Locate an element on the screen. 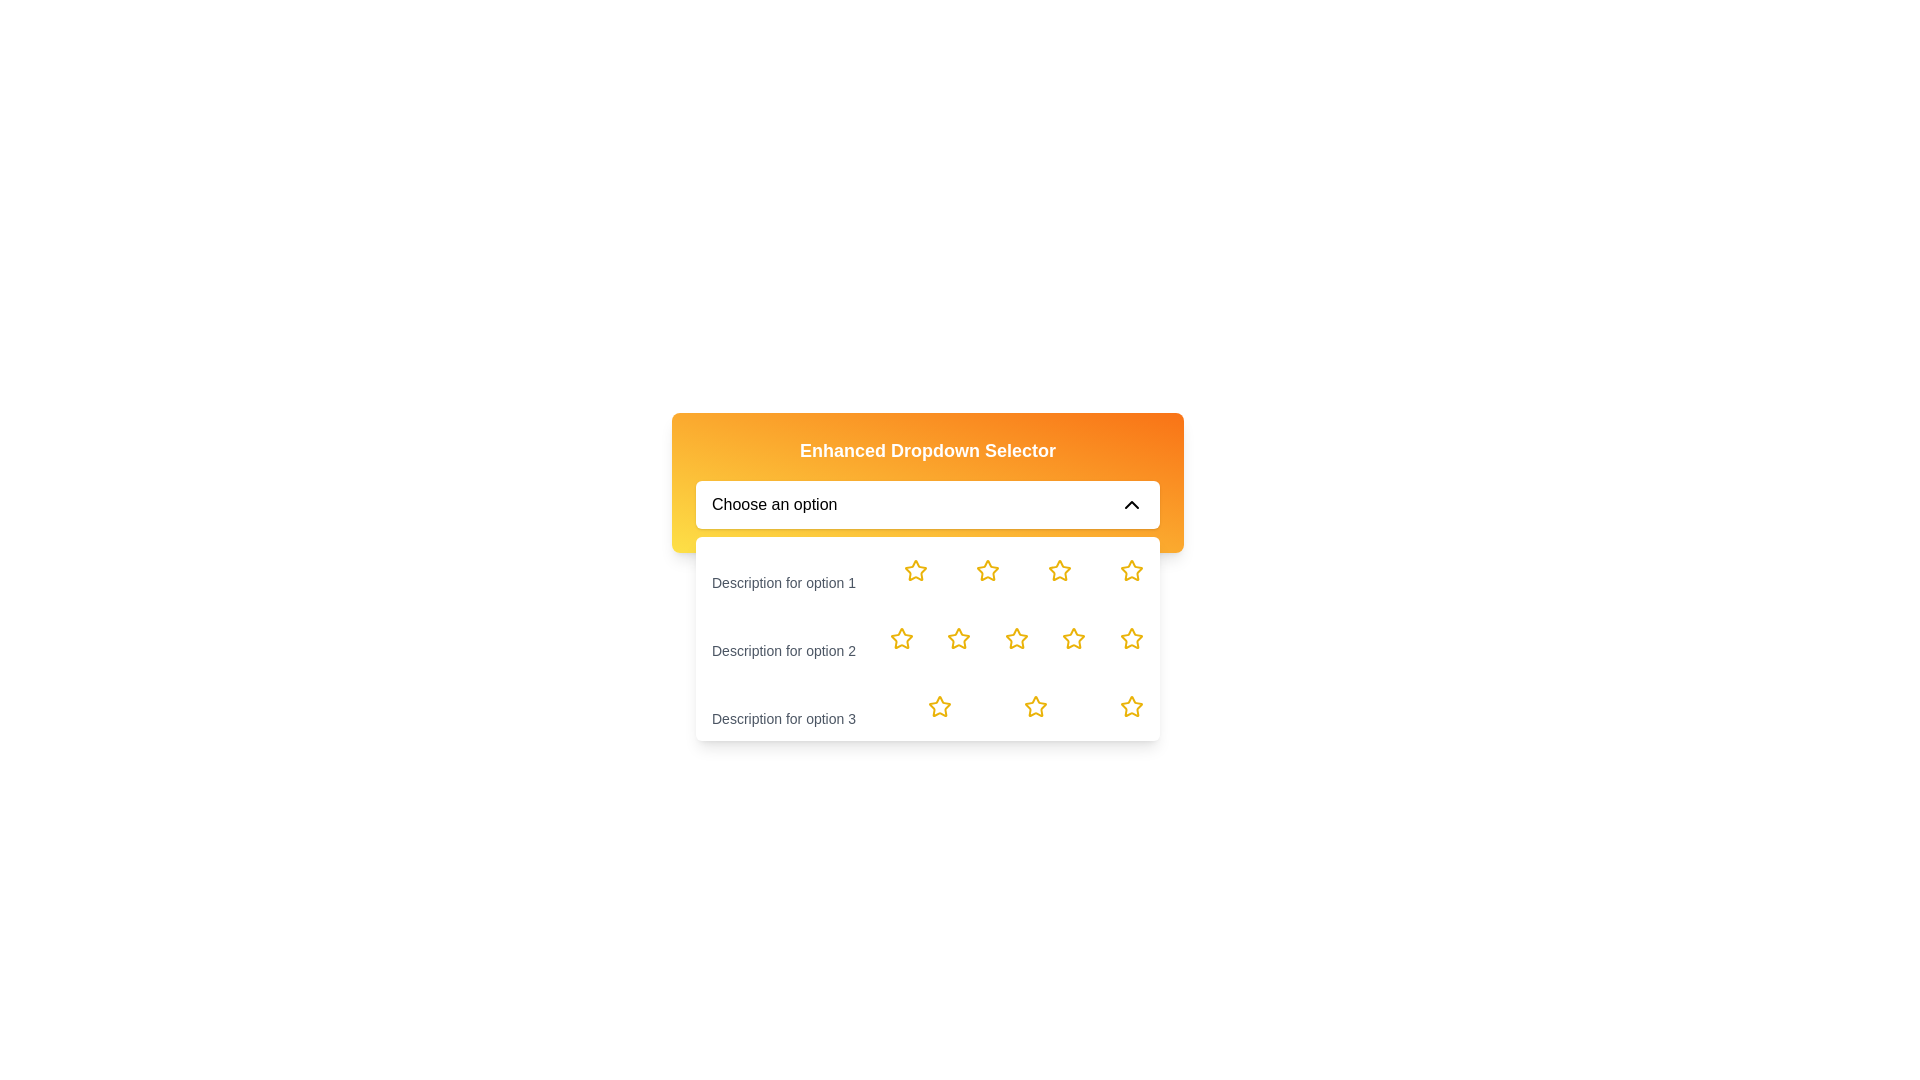 The height and width of the screenshot is (1080, 1920). on the third selectable option in the dropdown menu is located at coordinates (926, 705).